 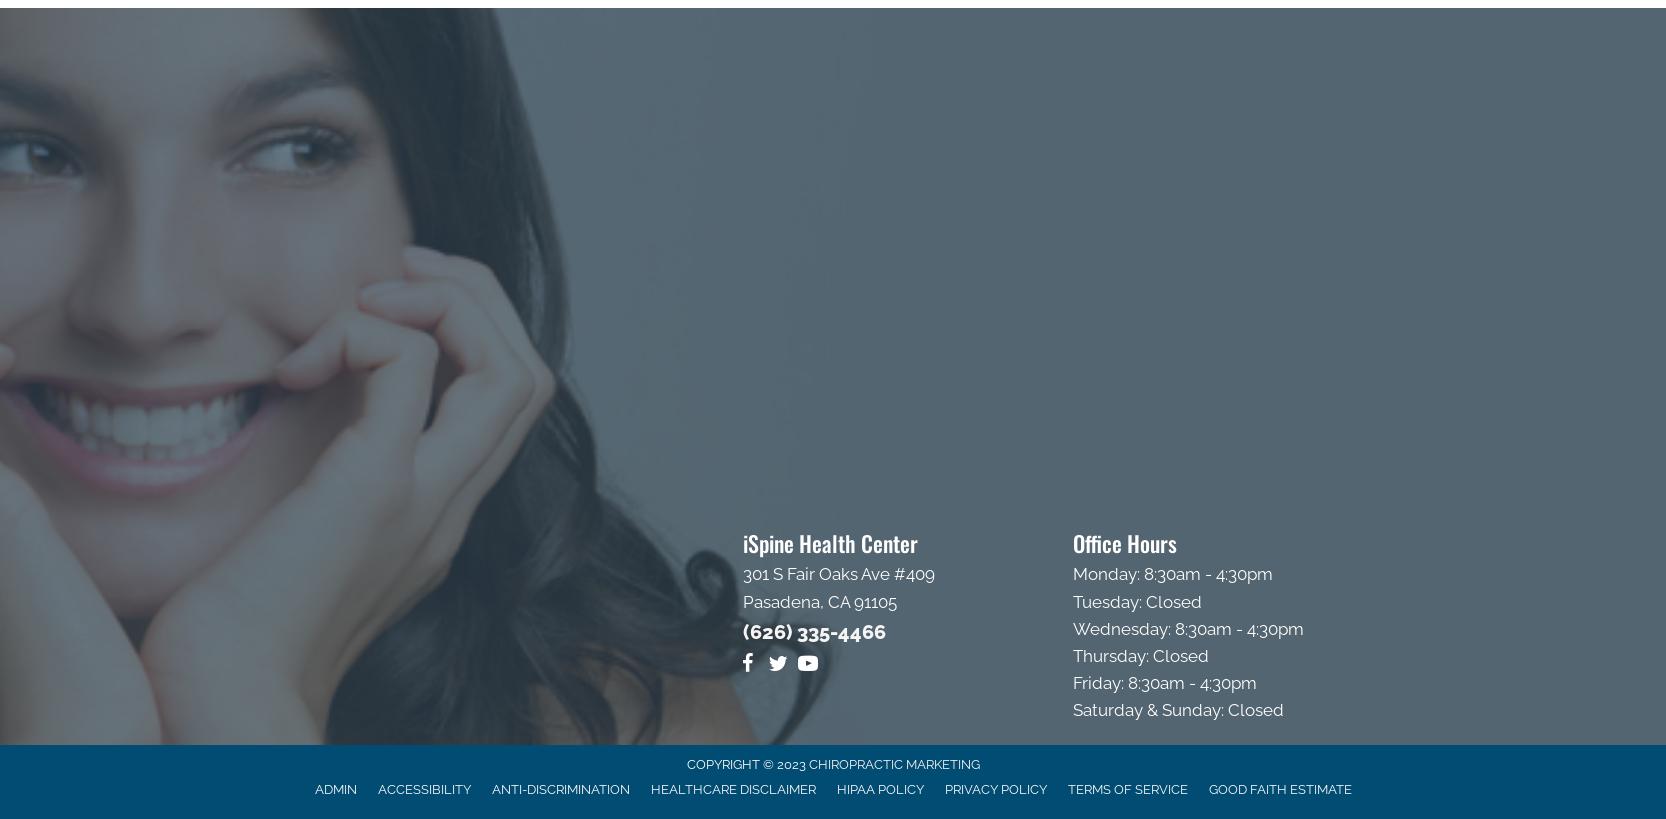 What do you see at coordinates (422, 789) in the screenshot?
I see `'Accessibility'` at bounding box center [422, 789].